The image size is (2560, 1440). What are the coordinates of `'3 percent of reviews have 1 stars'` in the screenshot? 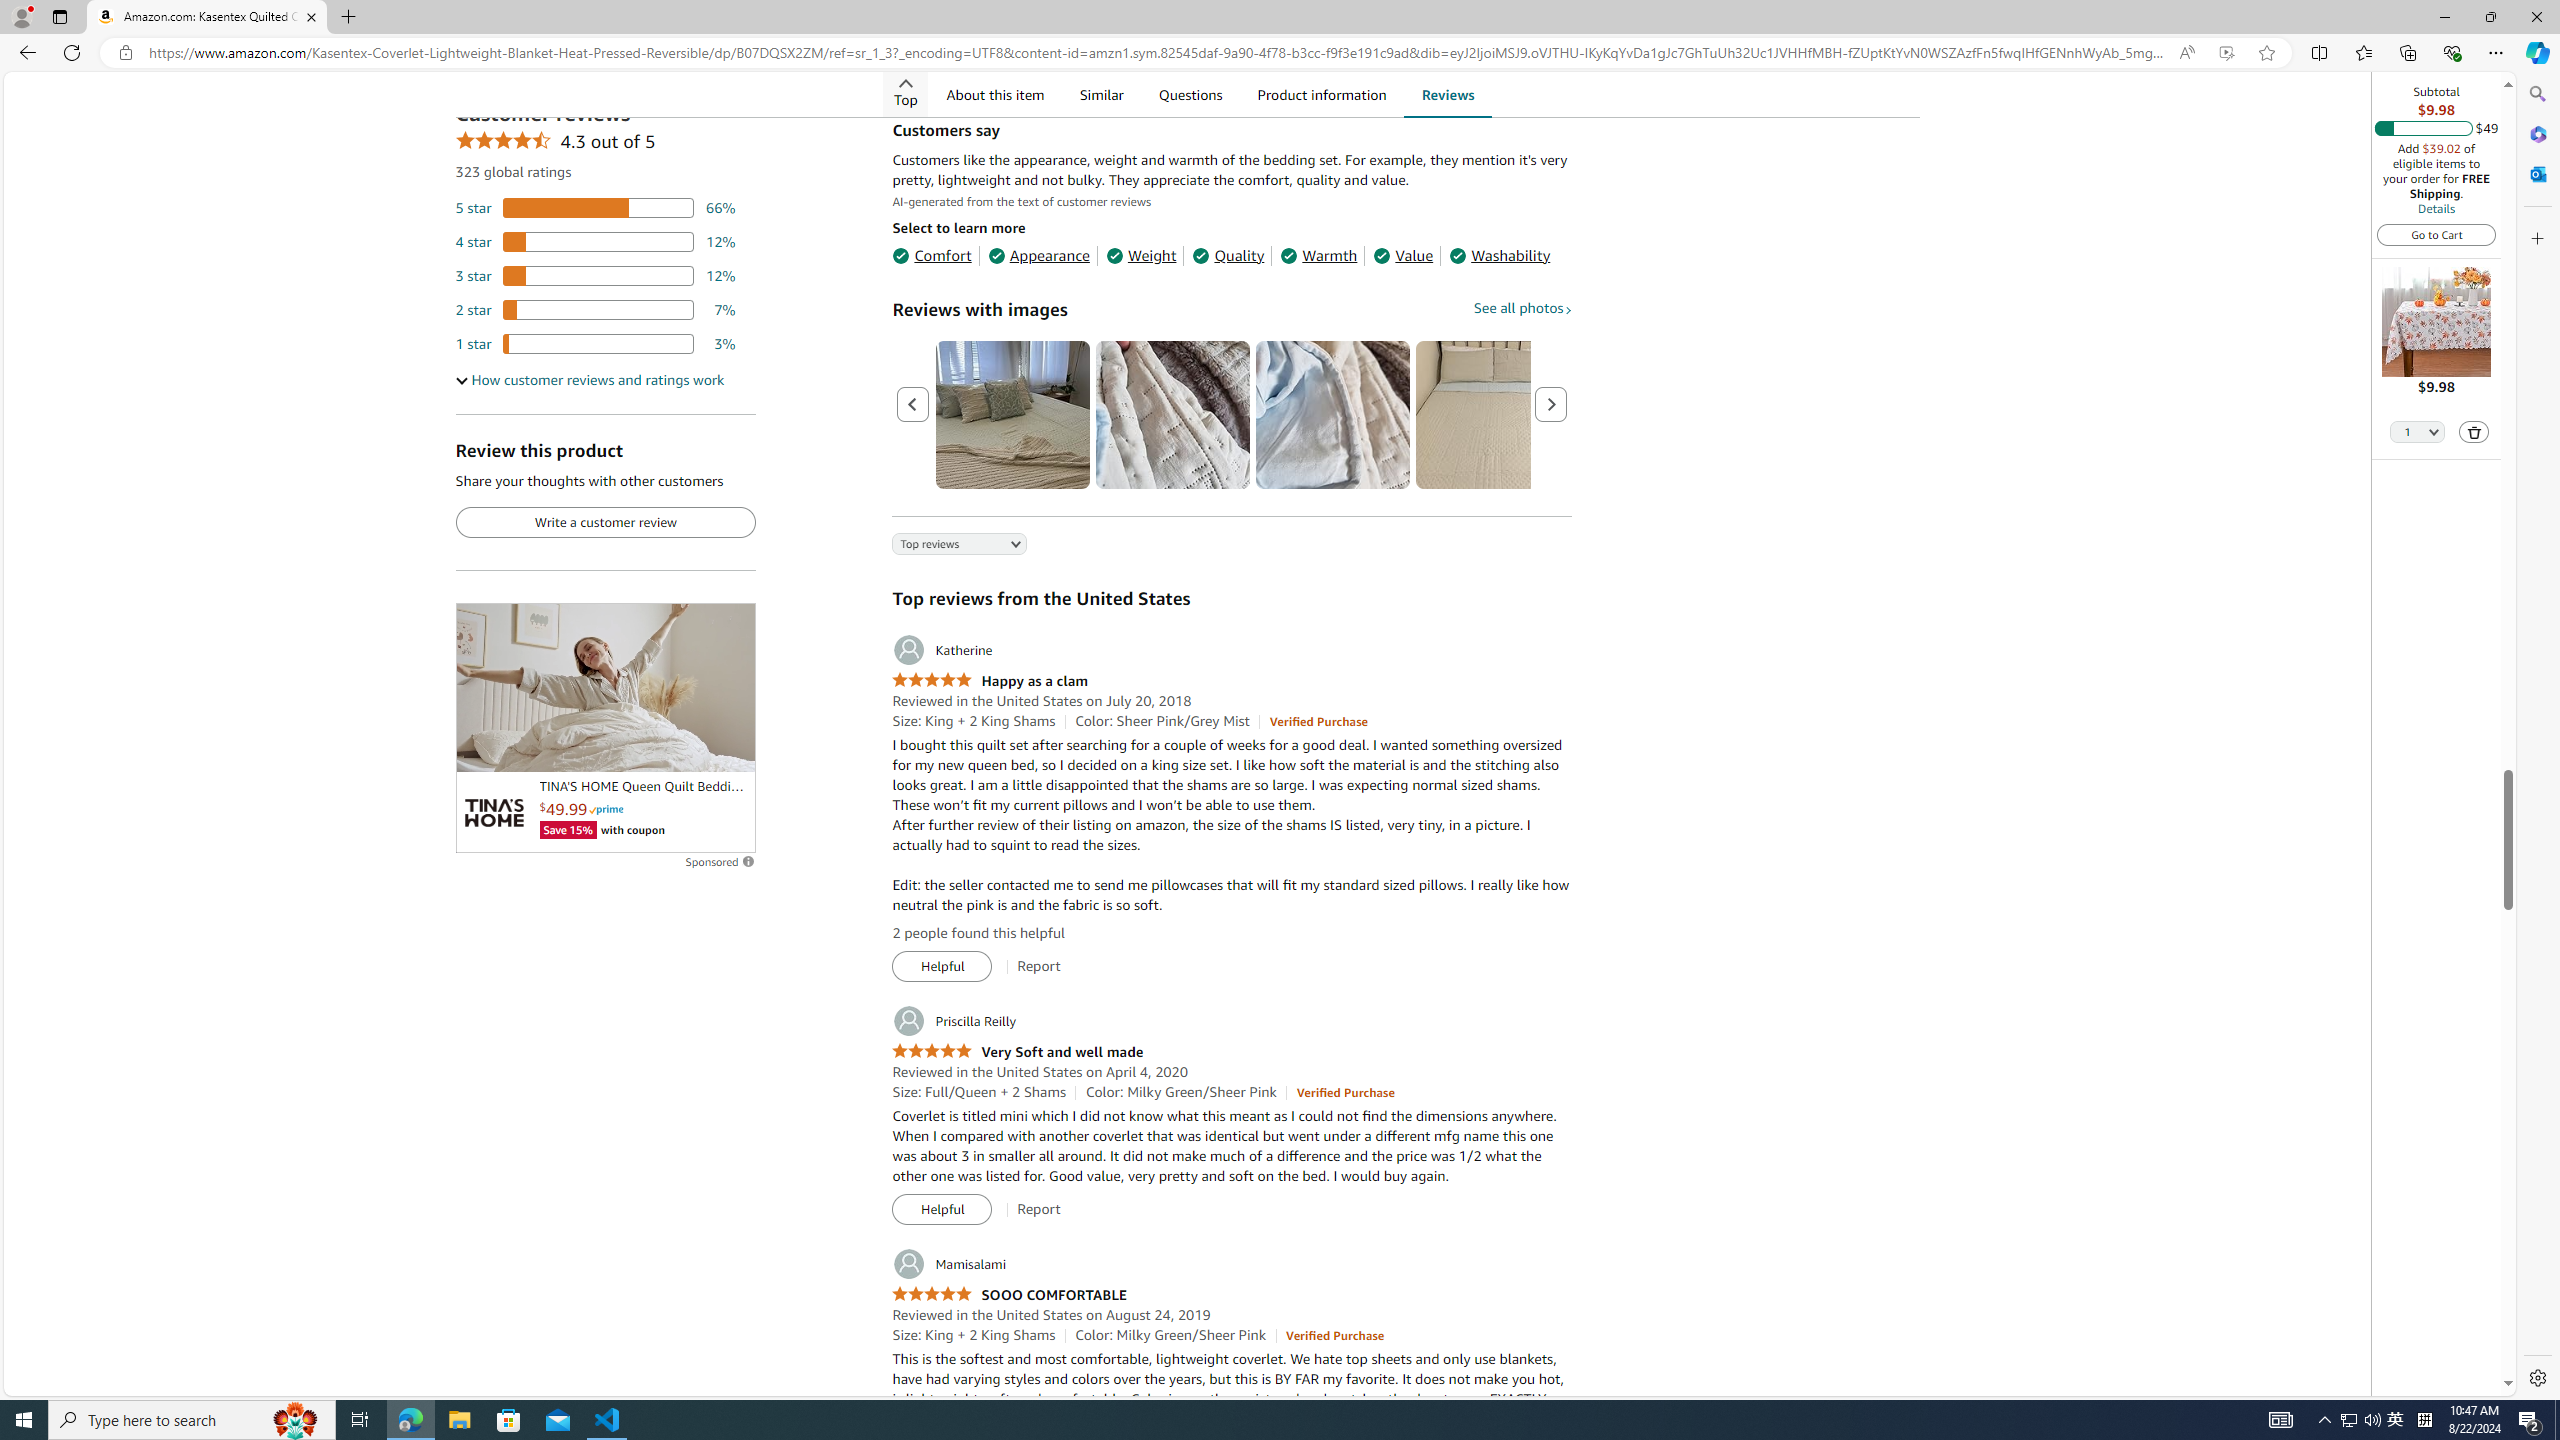 It's located at (595, 342).